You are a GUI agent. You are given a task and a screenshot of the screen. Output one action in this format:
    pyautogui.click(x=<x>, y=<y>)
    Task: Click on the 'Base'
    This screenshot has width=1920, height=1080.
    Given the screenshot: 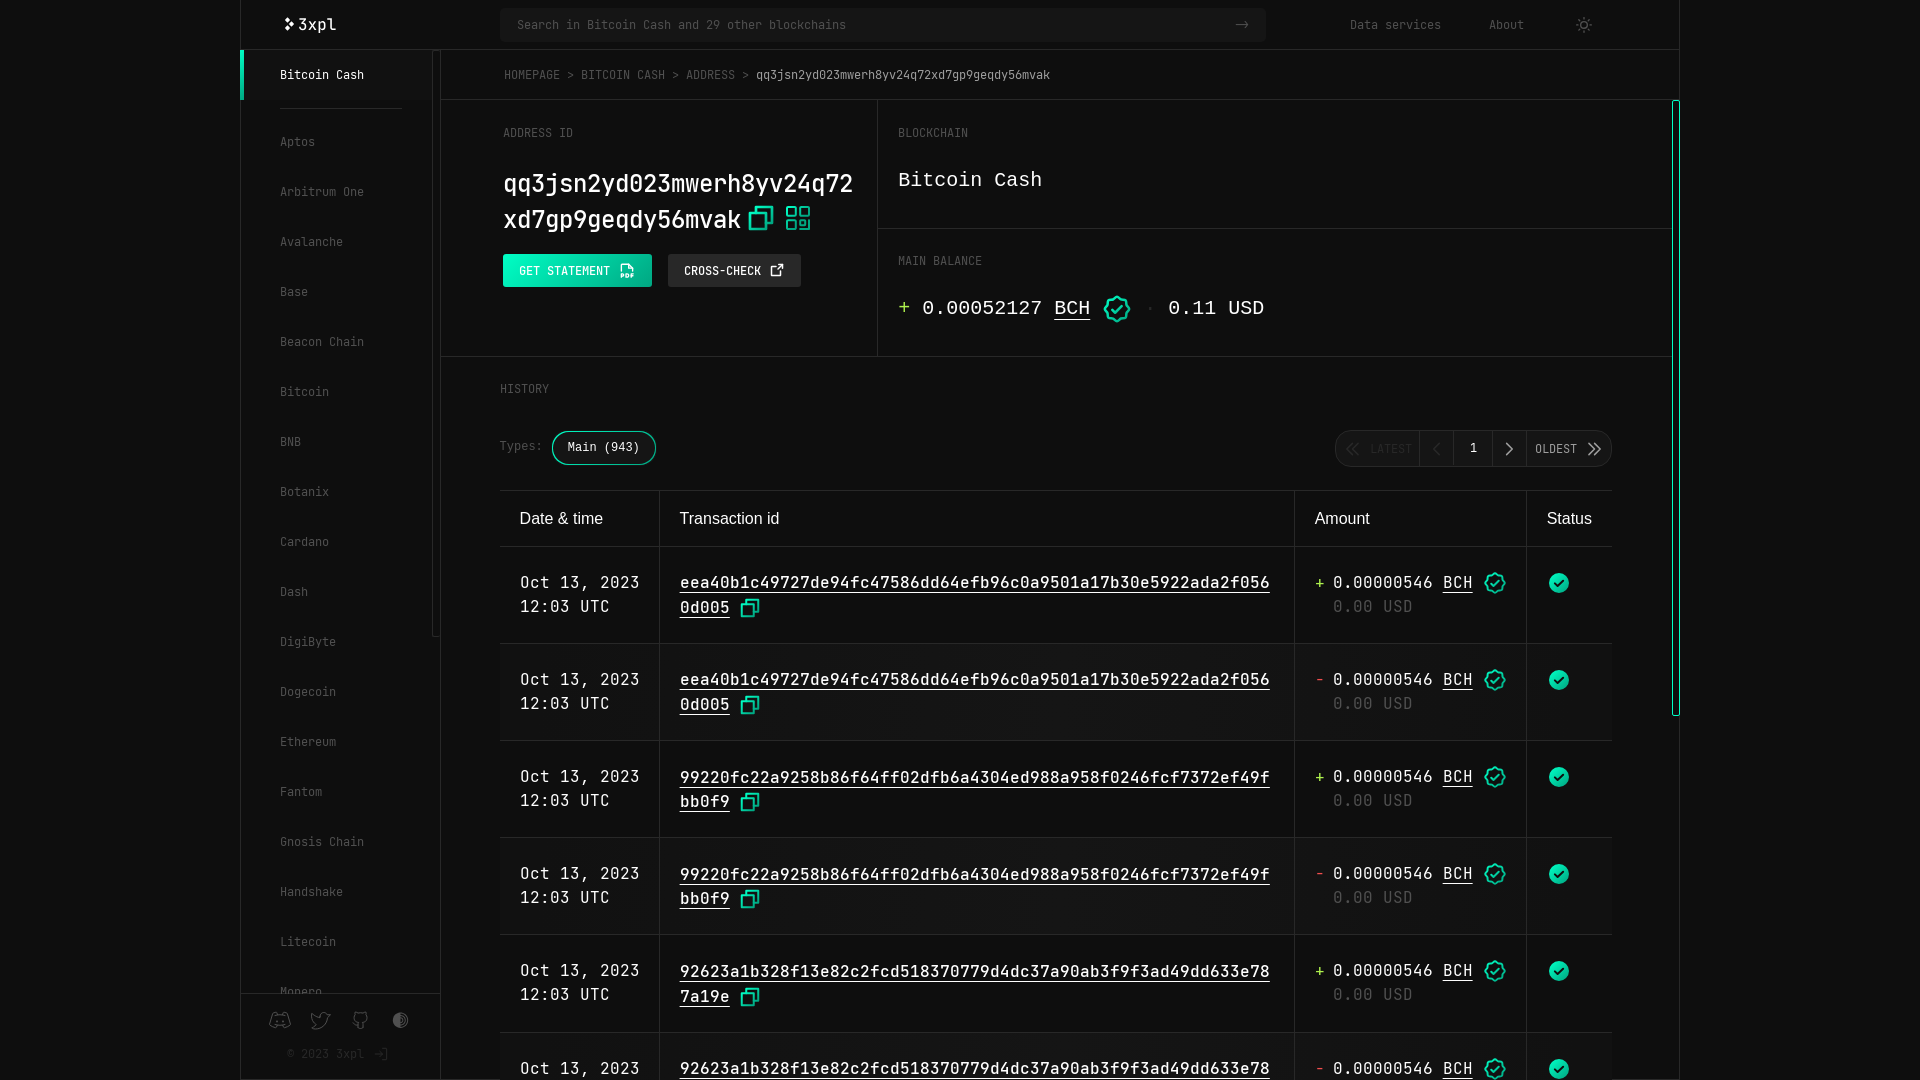 What is the action you would take?
    pyautogui.click(x=336, y=292)
    